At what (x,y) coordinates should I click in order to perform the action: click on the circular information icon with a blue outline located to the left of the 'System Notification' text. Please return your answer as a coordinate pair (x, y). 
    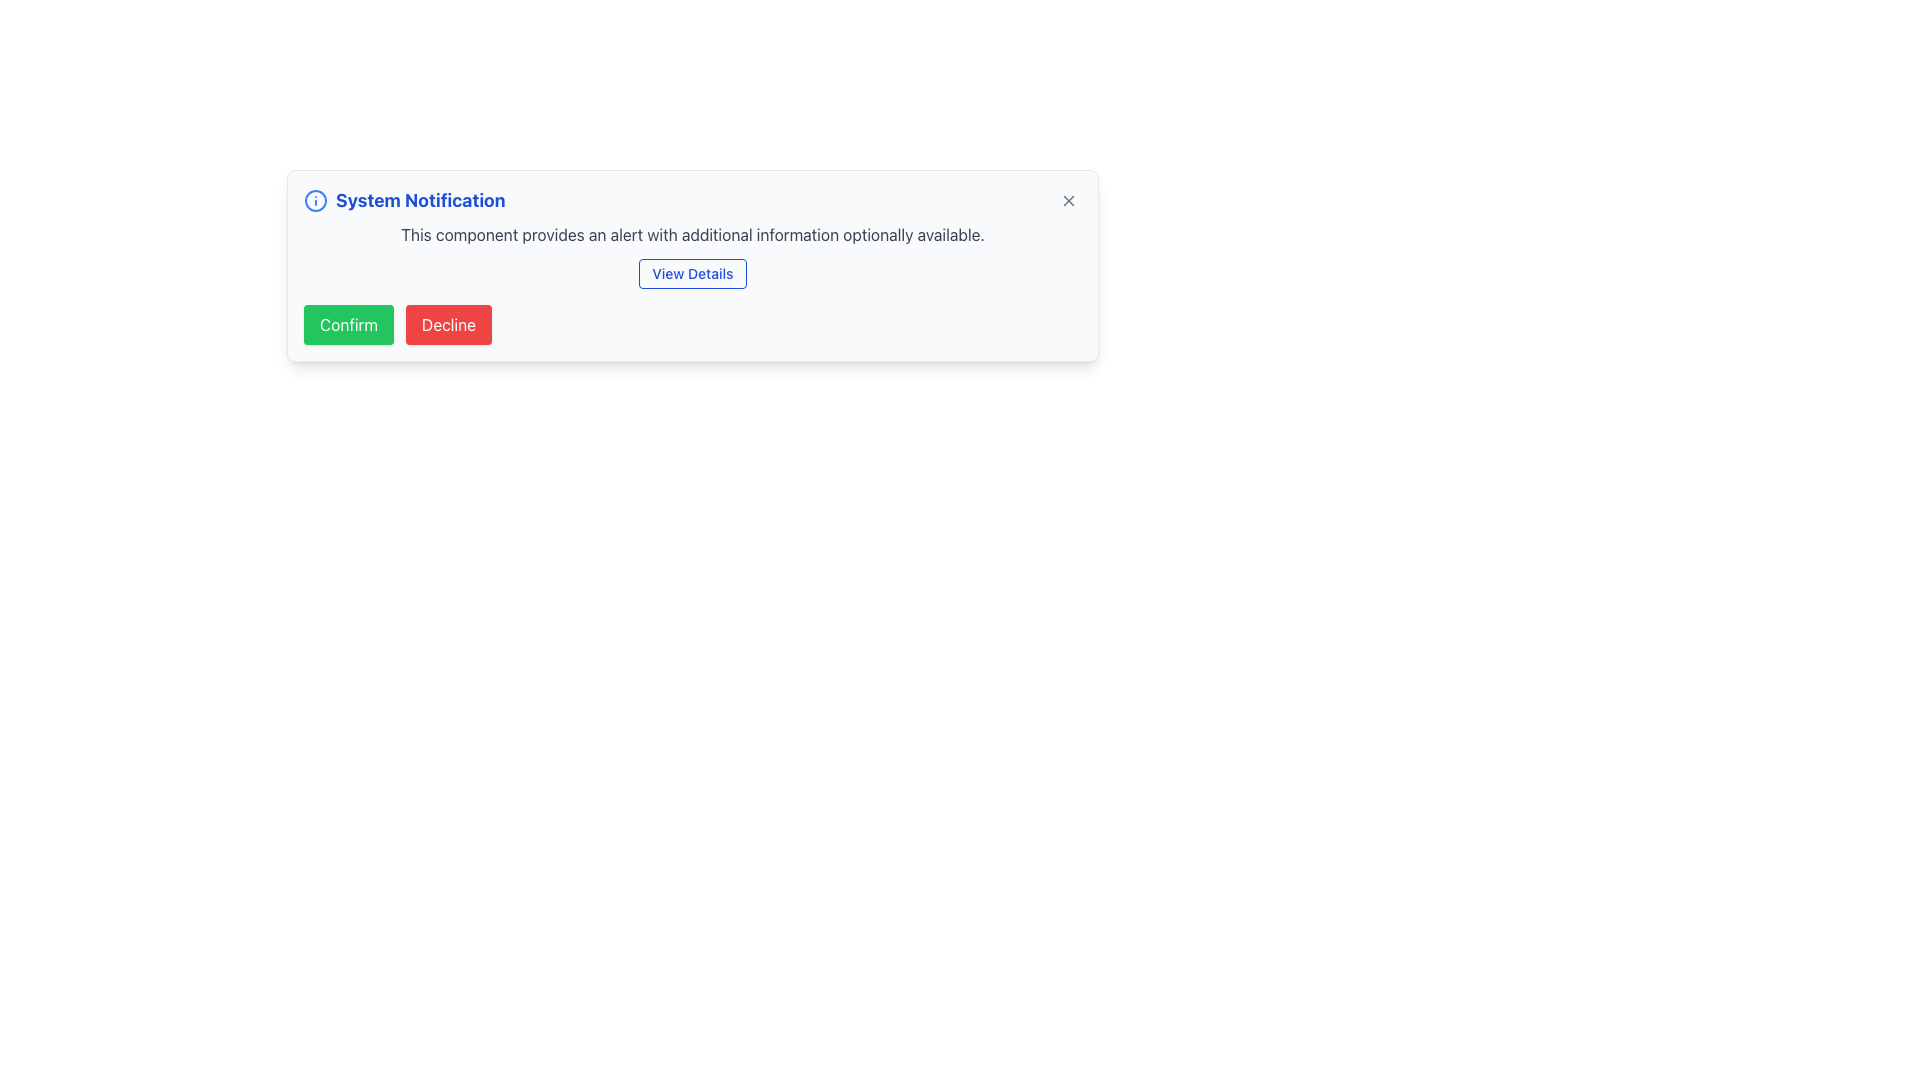
    Looking at the image, I should click on (315, 200).